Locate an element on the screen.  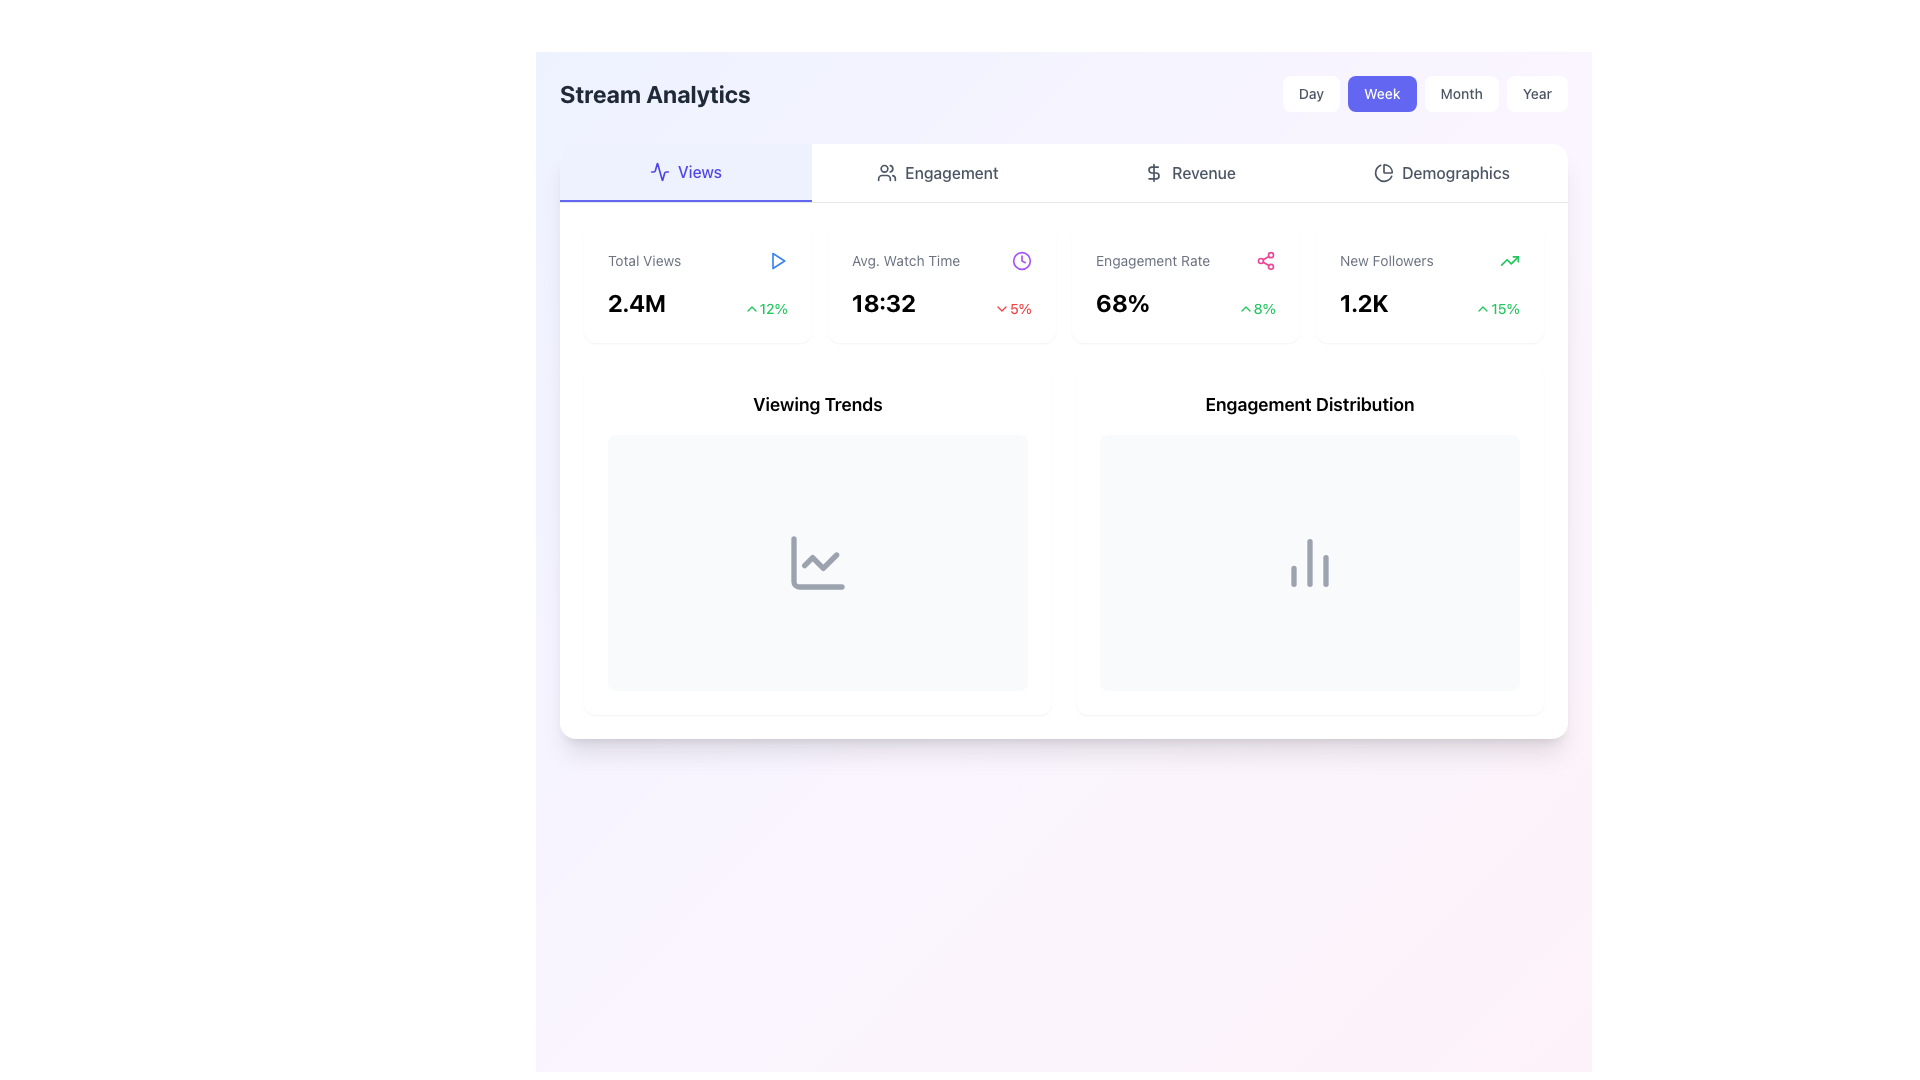
the Information card, which is the second card in a two-card layout grid positioned to the right of the first card titled 'Viewing Trends' is located at coordinates (1310, 540).